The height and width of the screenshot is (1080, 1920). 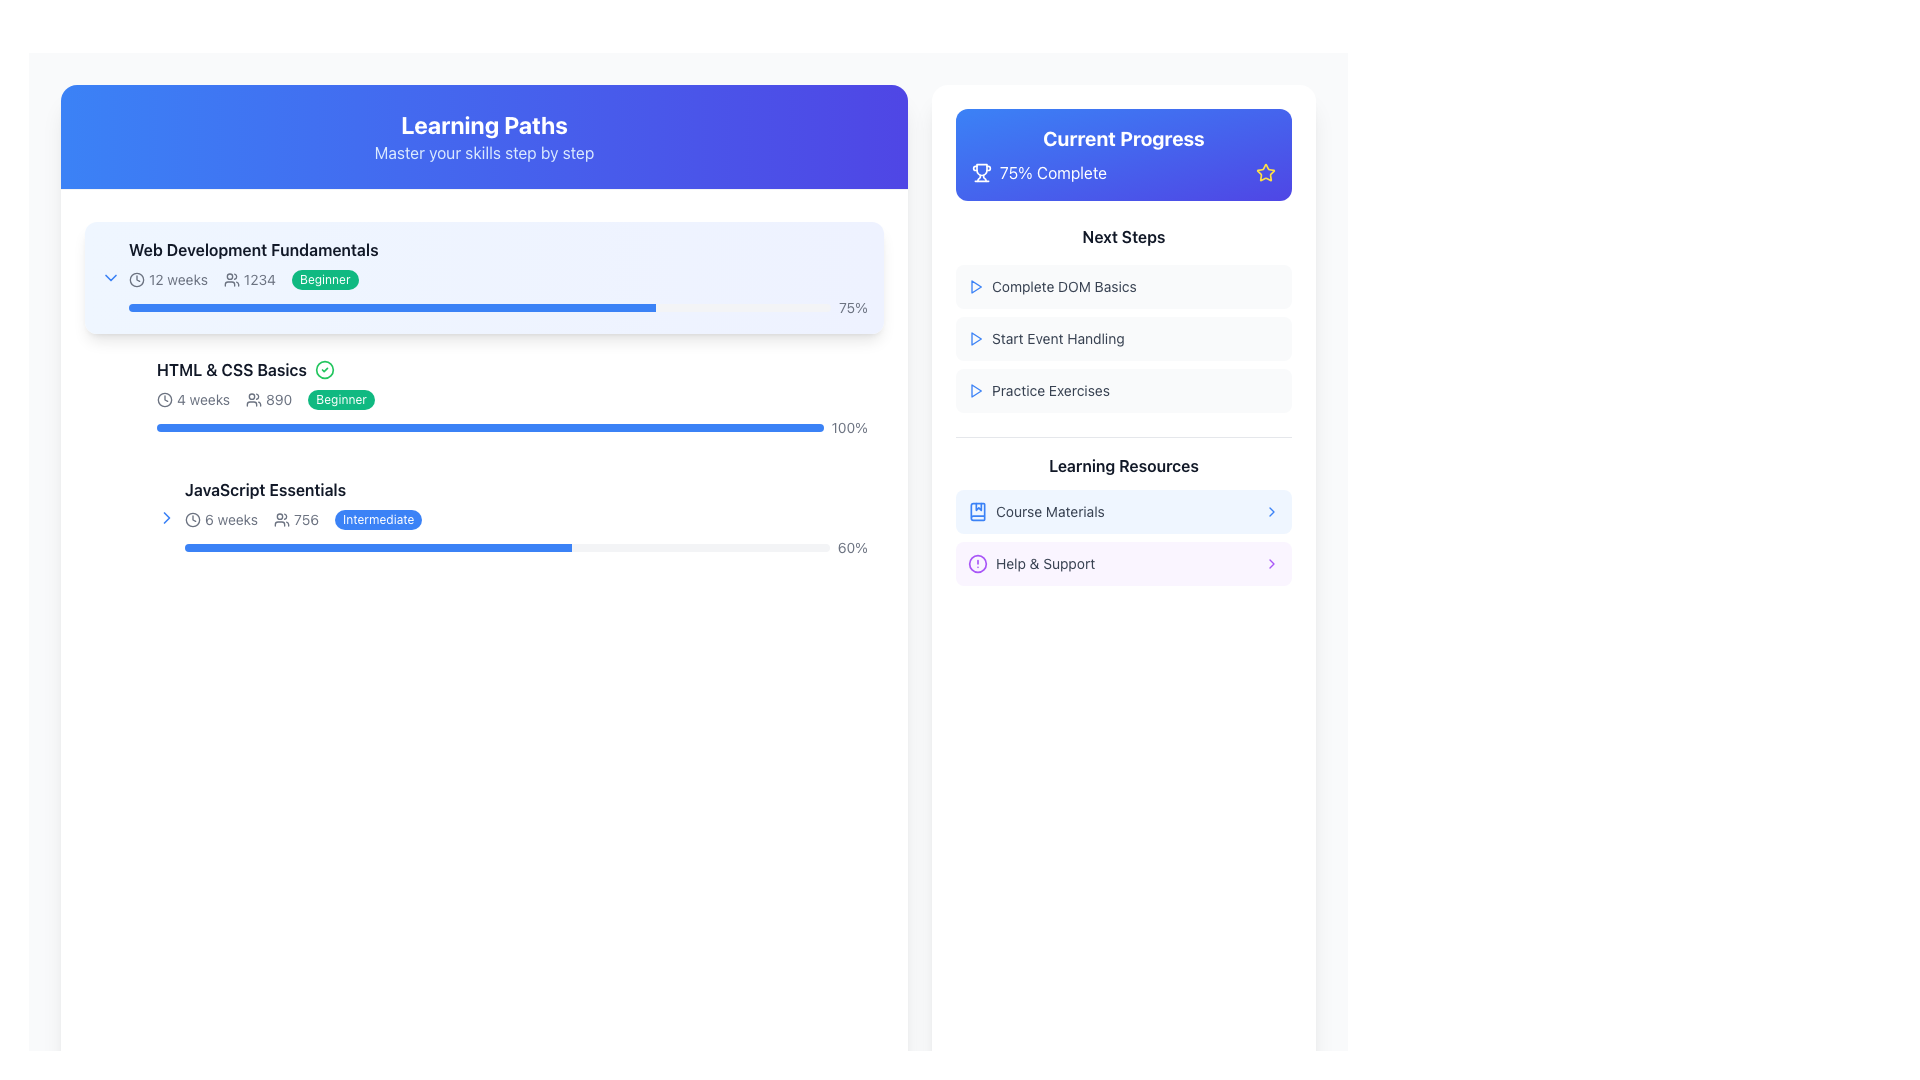 What do you see at coordinates (164, 400) in the screenshot?
I see `or interpret the clock icon located to the left of the text '4 weeks' in the 'HTML & CSS Basics' section` at bounding box center [164, 400].